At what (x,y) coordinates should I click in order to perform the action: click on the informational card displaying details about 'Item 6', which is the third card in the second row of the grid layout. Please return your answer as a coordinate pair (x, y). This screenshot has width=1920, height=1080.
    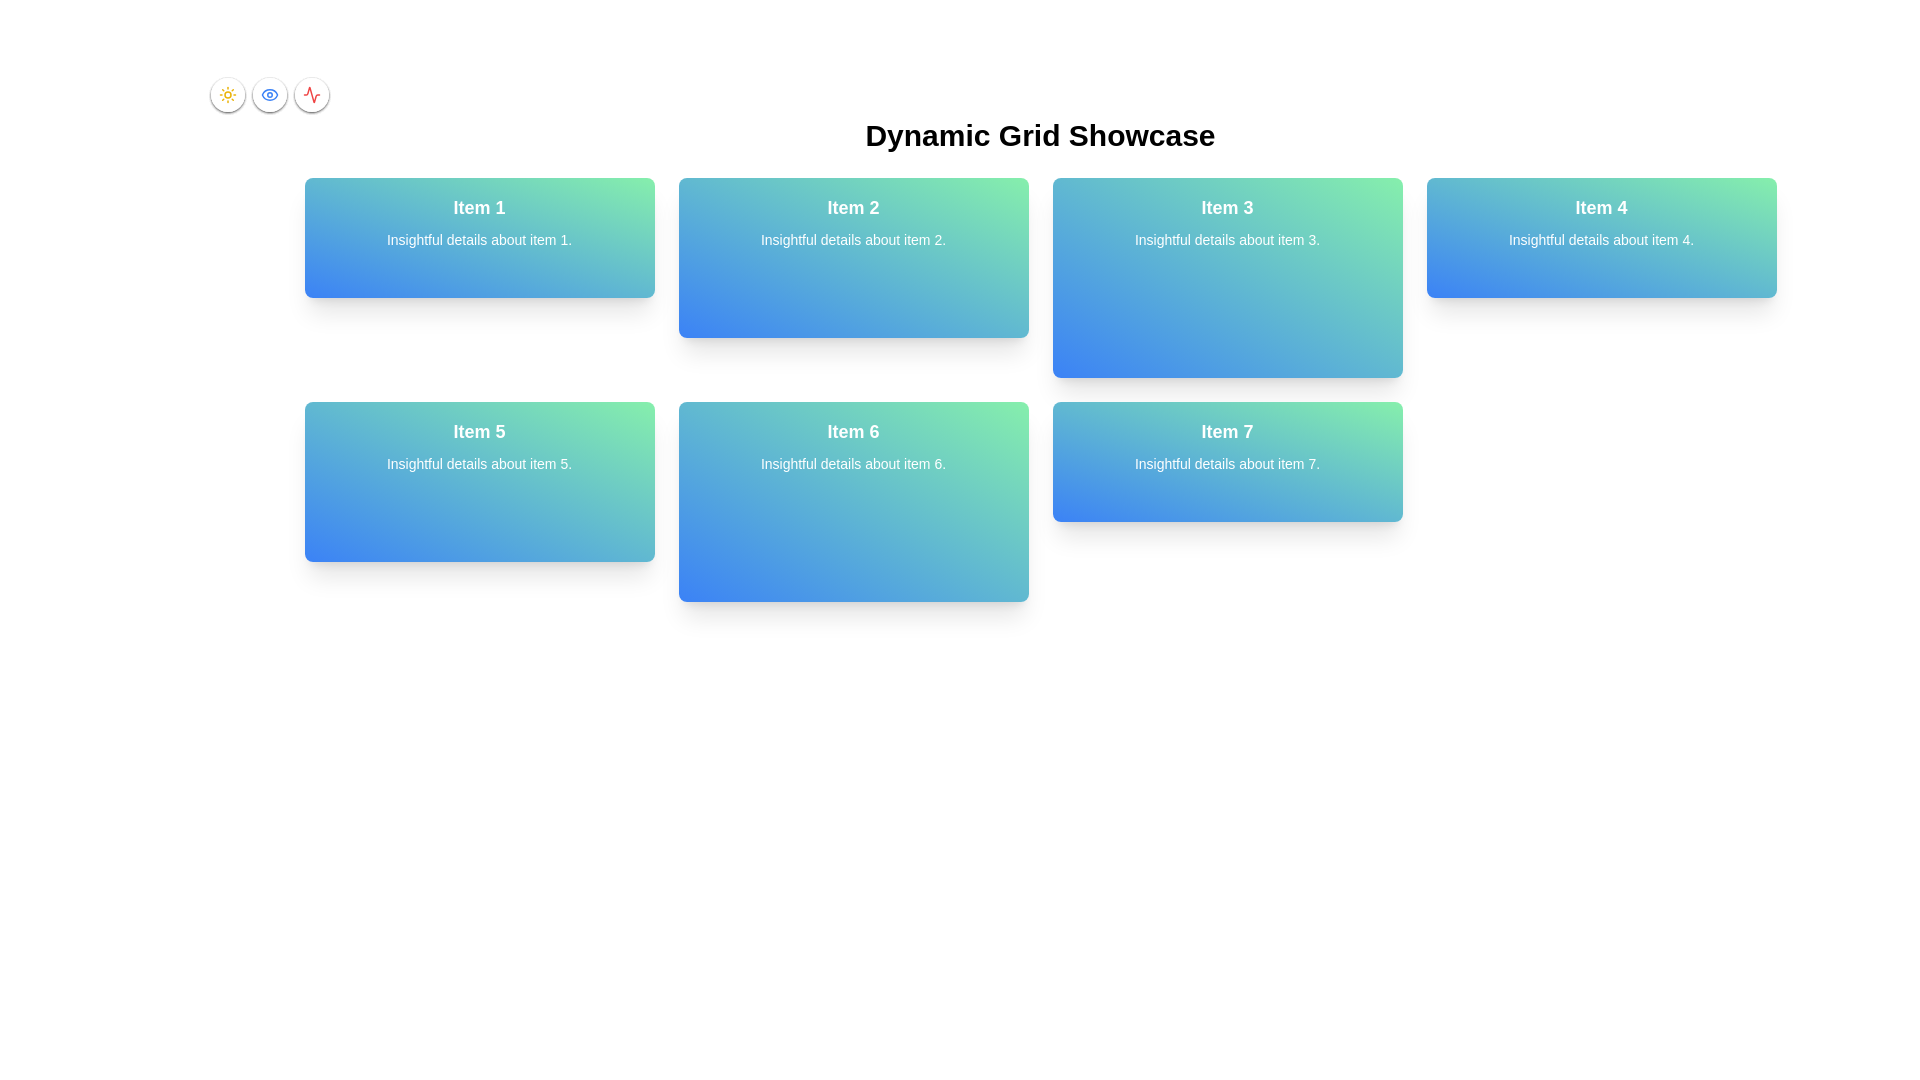
    Looking at the image, I should click on (853, 500).